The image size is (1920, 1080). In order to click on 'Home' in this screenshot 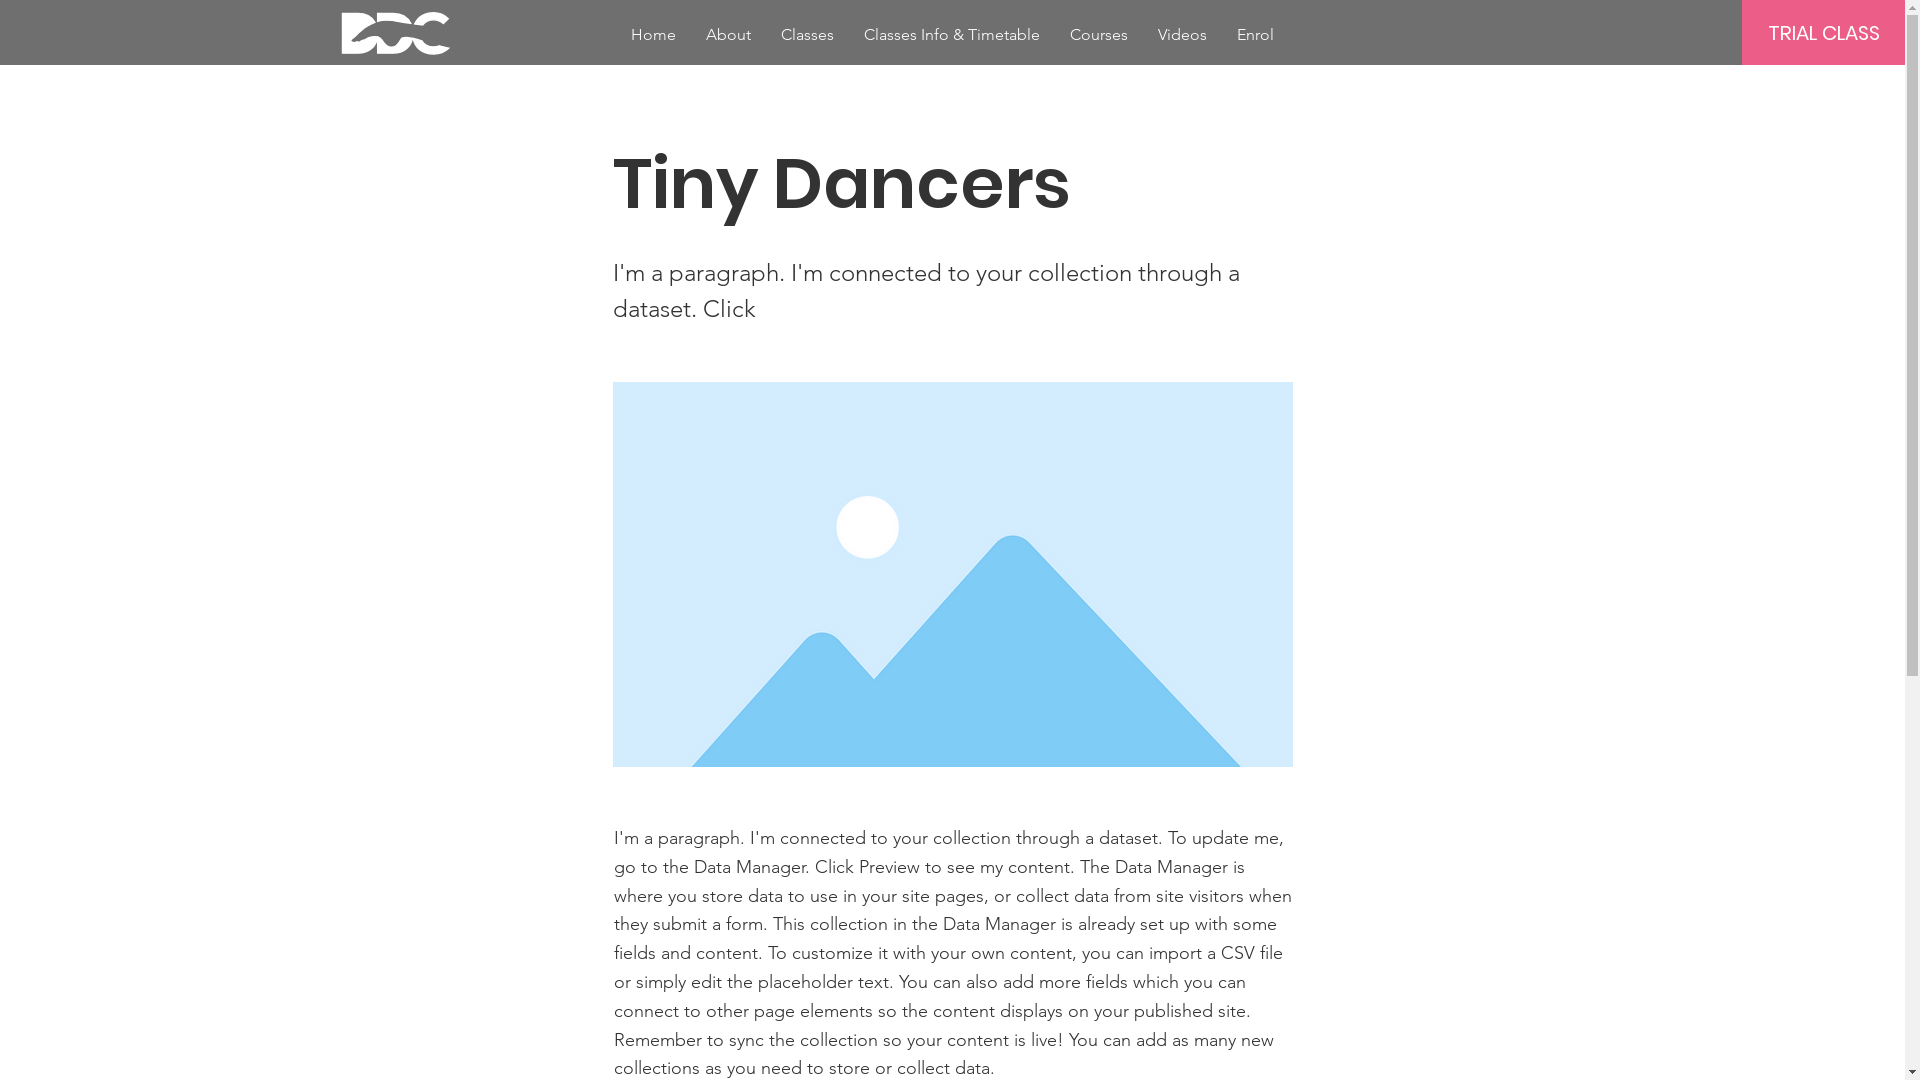, I will do `click(653, 34)`.